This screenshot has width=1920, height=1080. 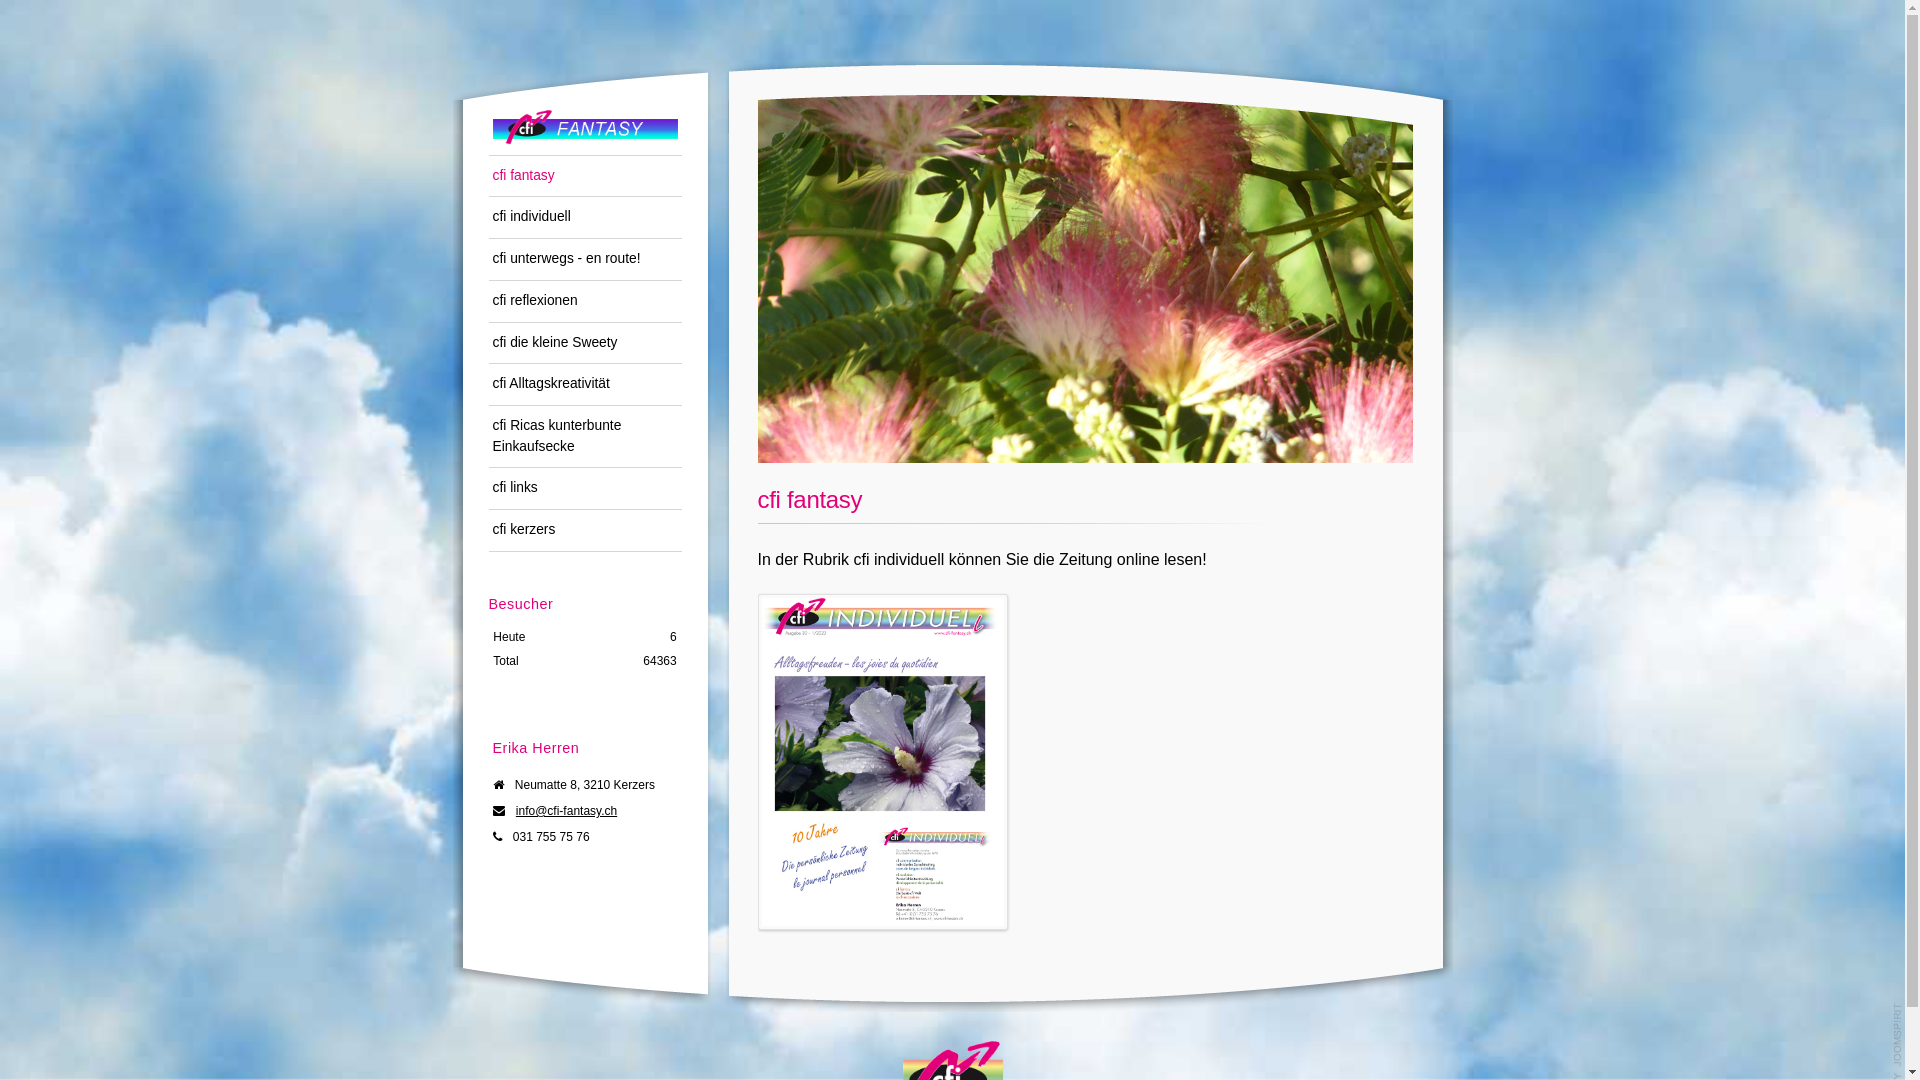 I want to click on 'cfi reflexionen', so click(x=583, y=300).